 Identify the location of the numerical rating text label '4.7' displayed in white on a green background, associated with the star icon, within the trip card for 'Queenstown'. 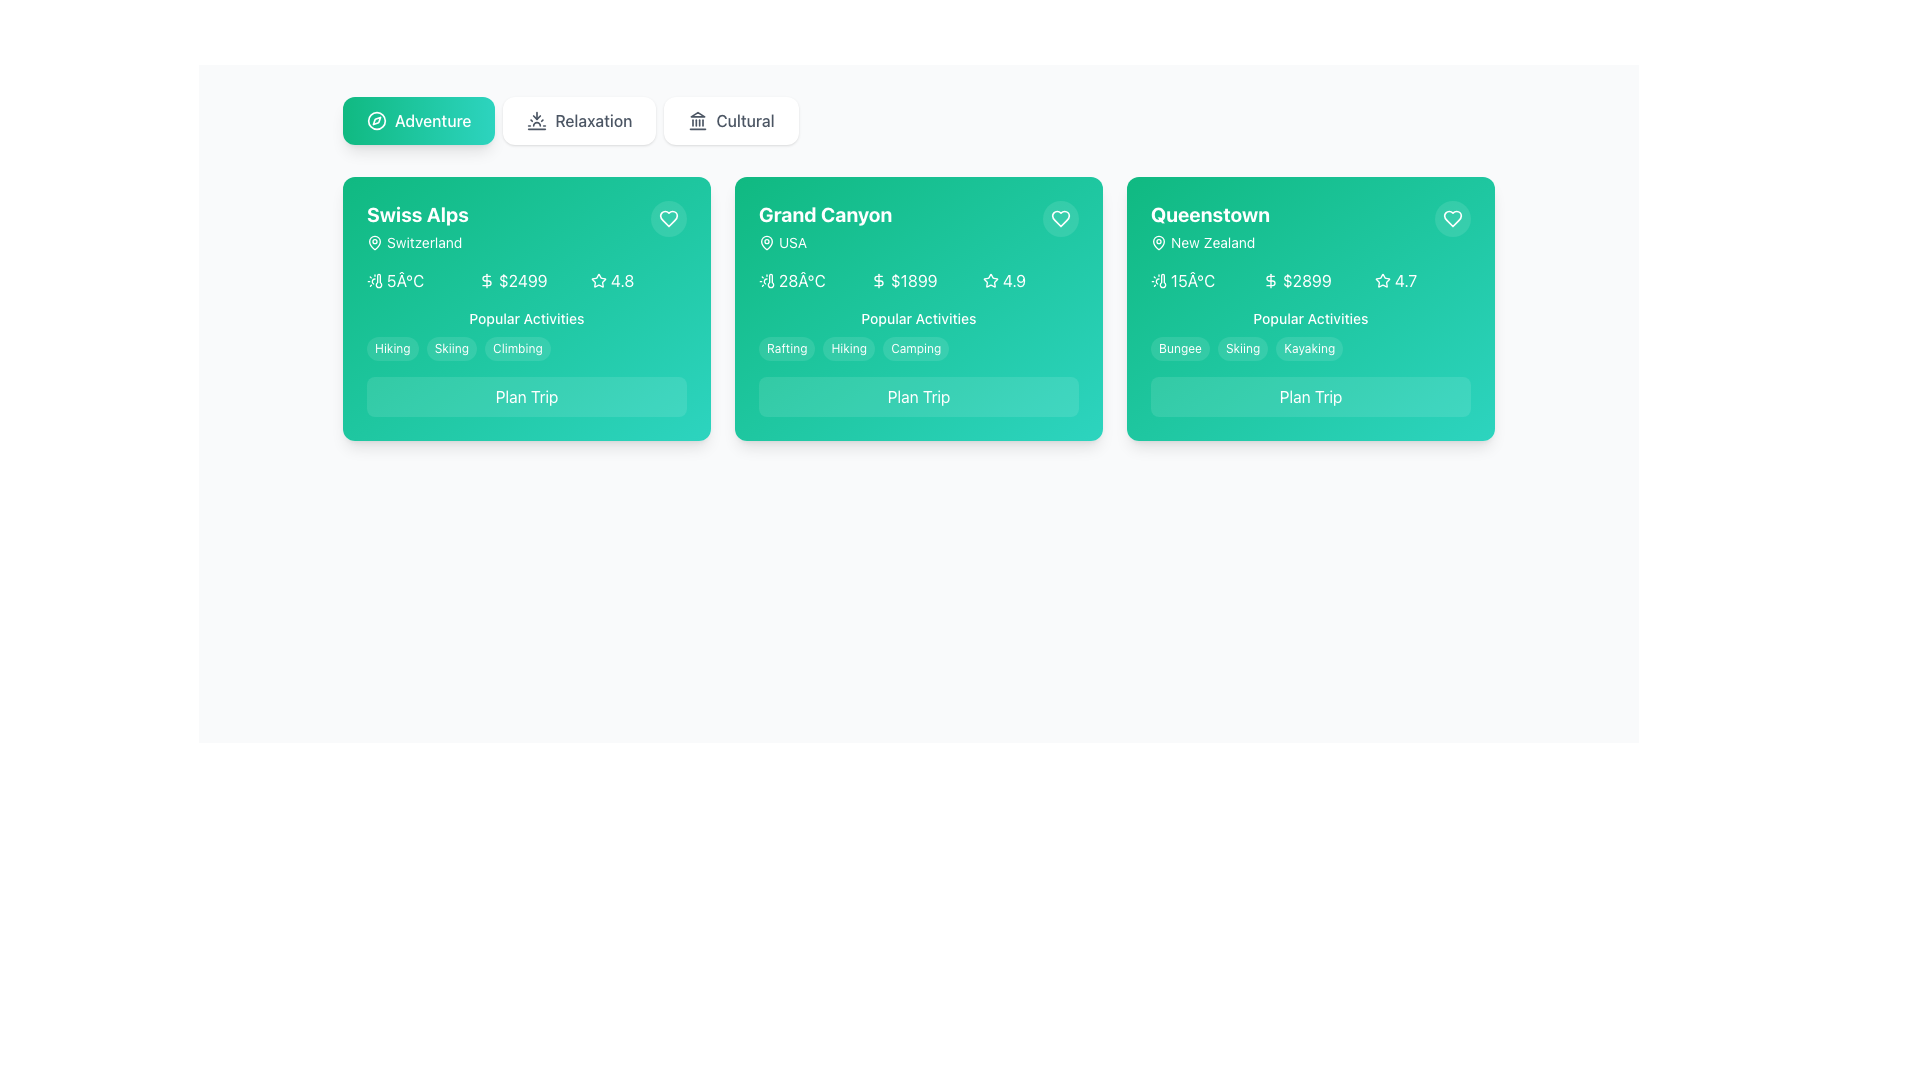
(1405, 281).